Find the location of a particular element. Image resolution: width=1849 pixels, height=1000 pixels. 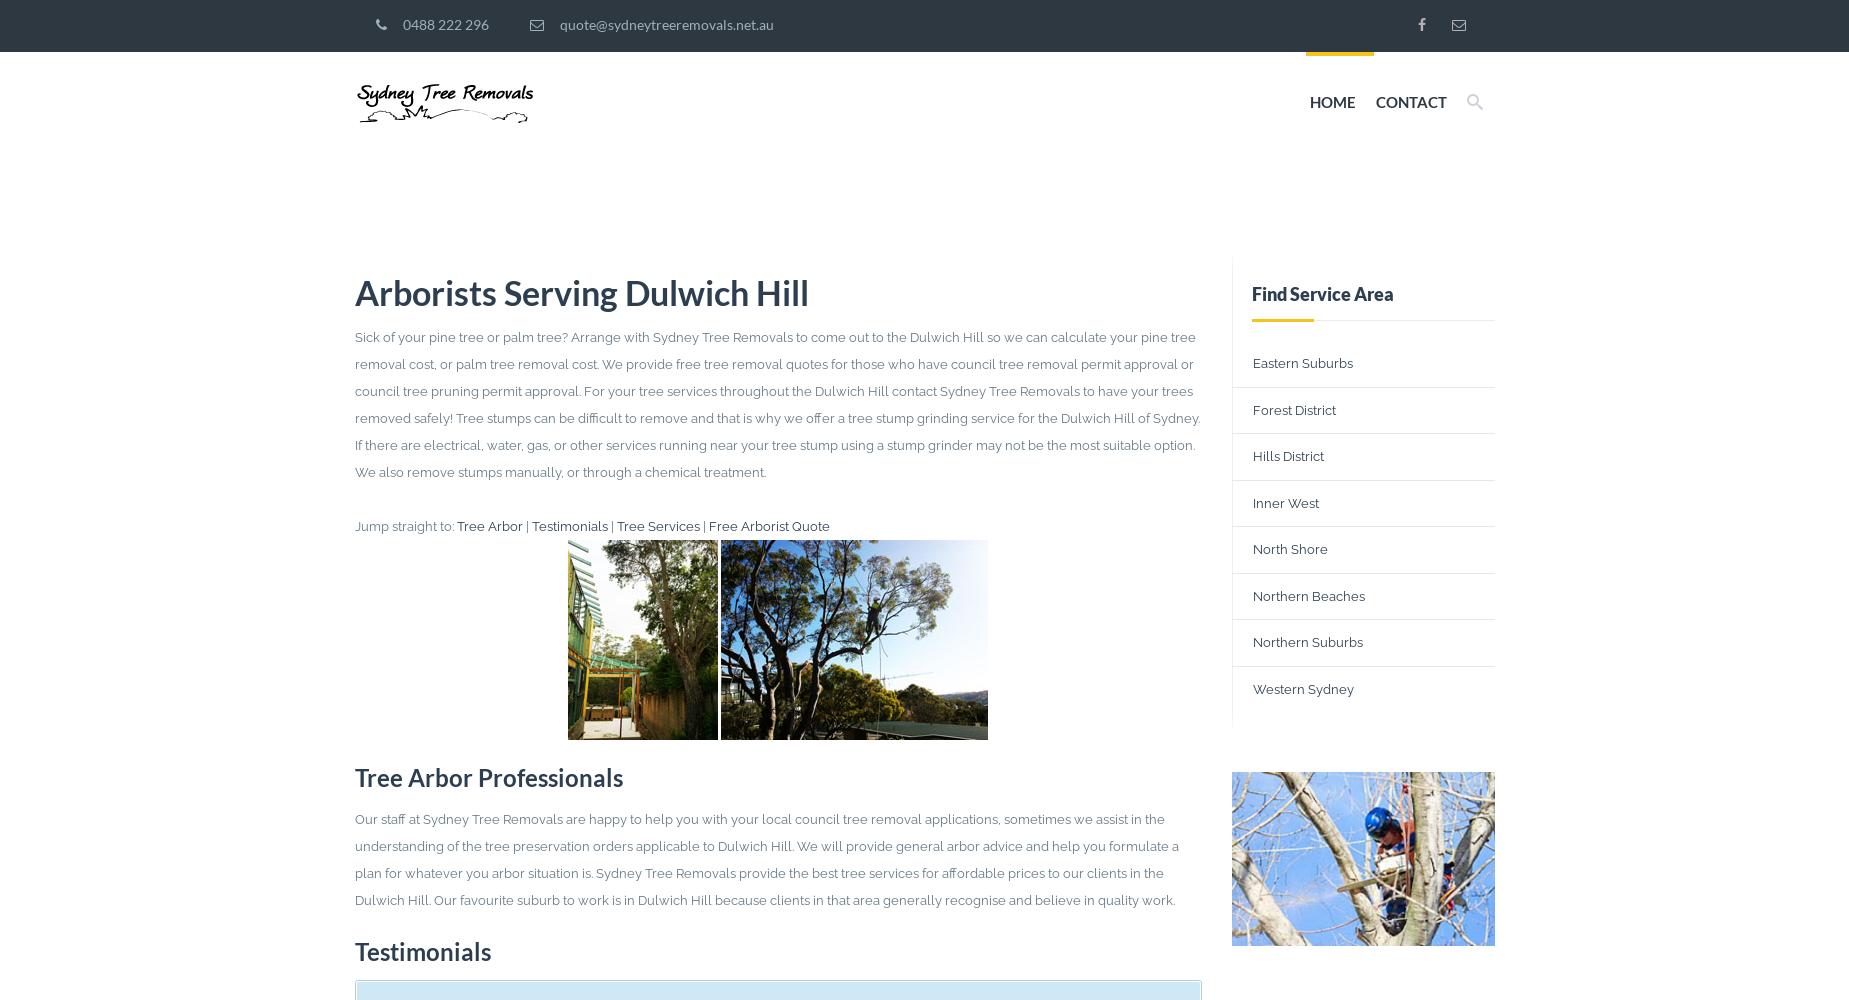

'Western Sydney' is located at coordinates (1253, 688).